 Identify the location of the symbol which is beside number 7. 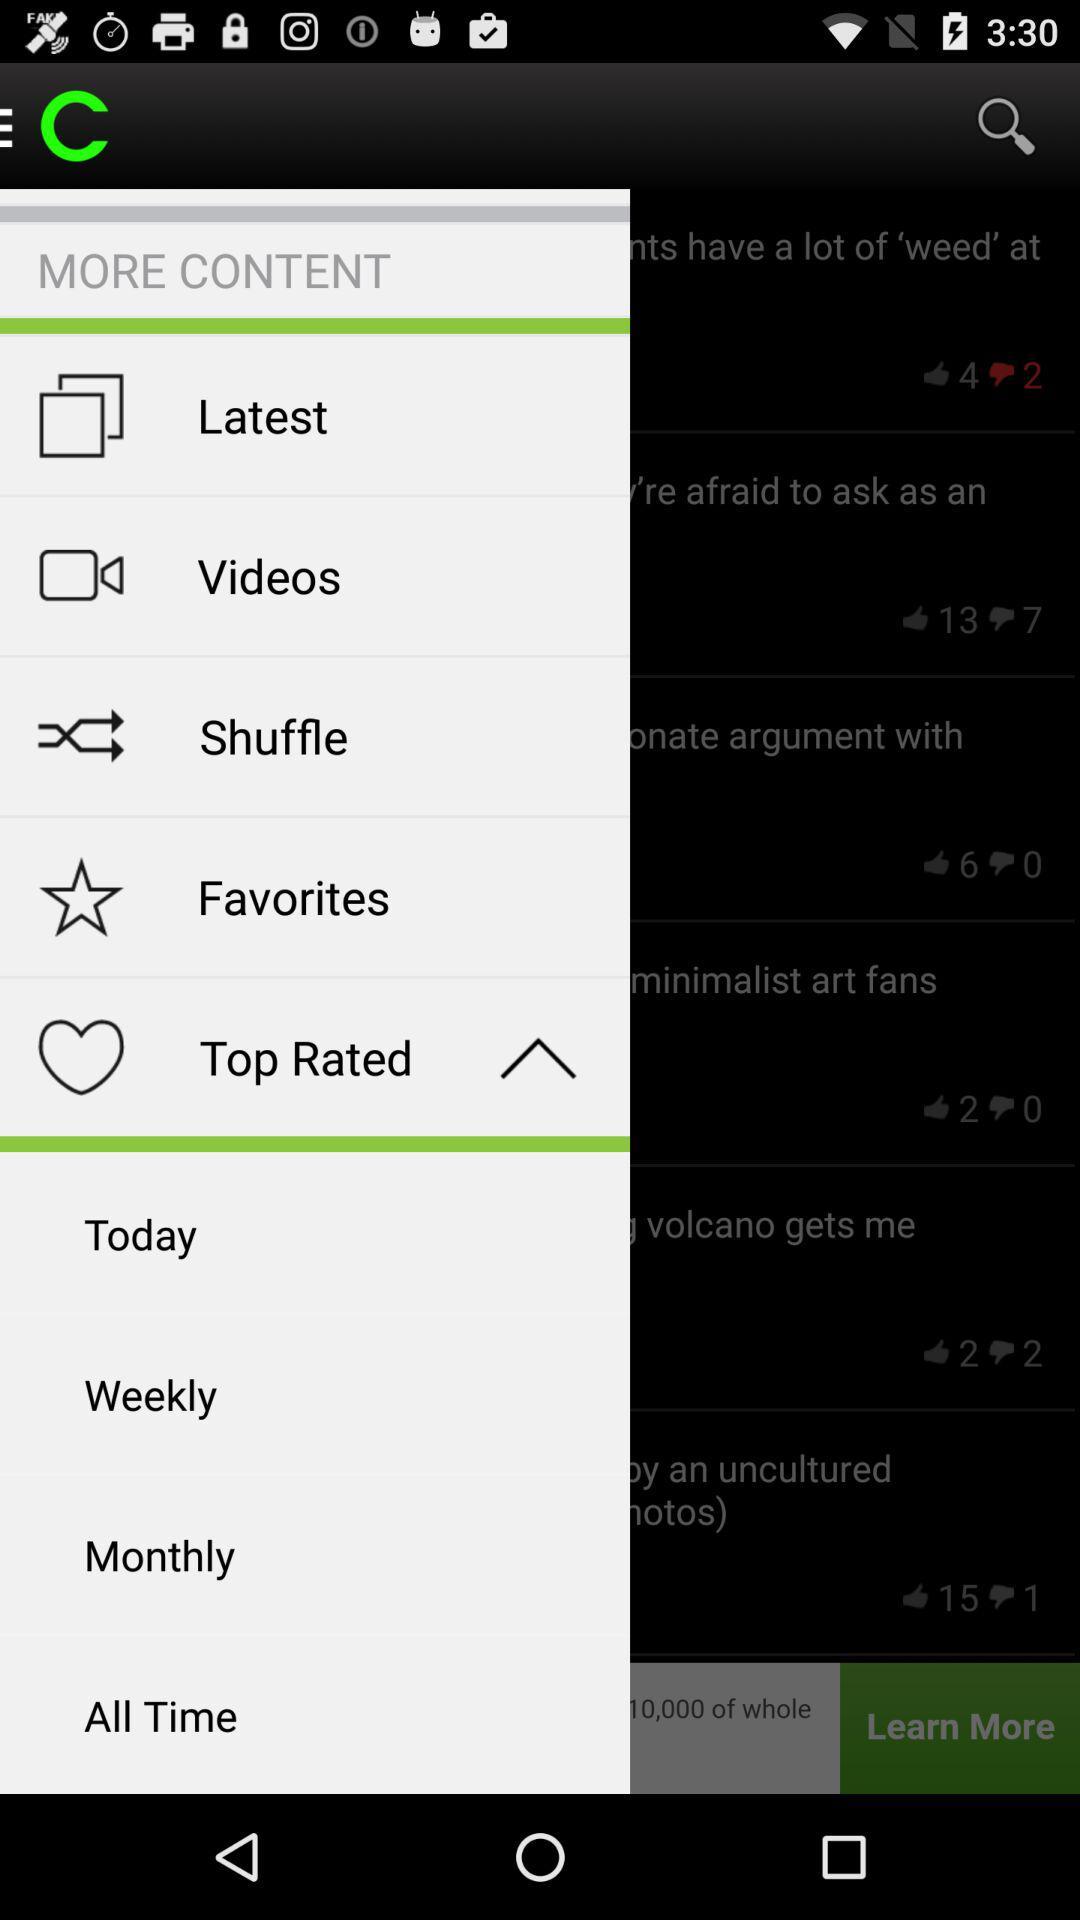
(1001, 617).